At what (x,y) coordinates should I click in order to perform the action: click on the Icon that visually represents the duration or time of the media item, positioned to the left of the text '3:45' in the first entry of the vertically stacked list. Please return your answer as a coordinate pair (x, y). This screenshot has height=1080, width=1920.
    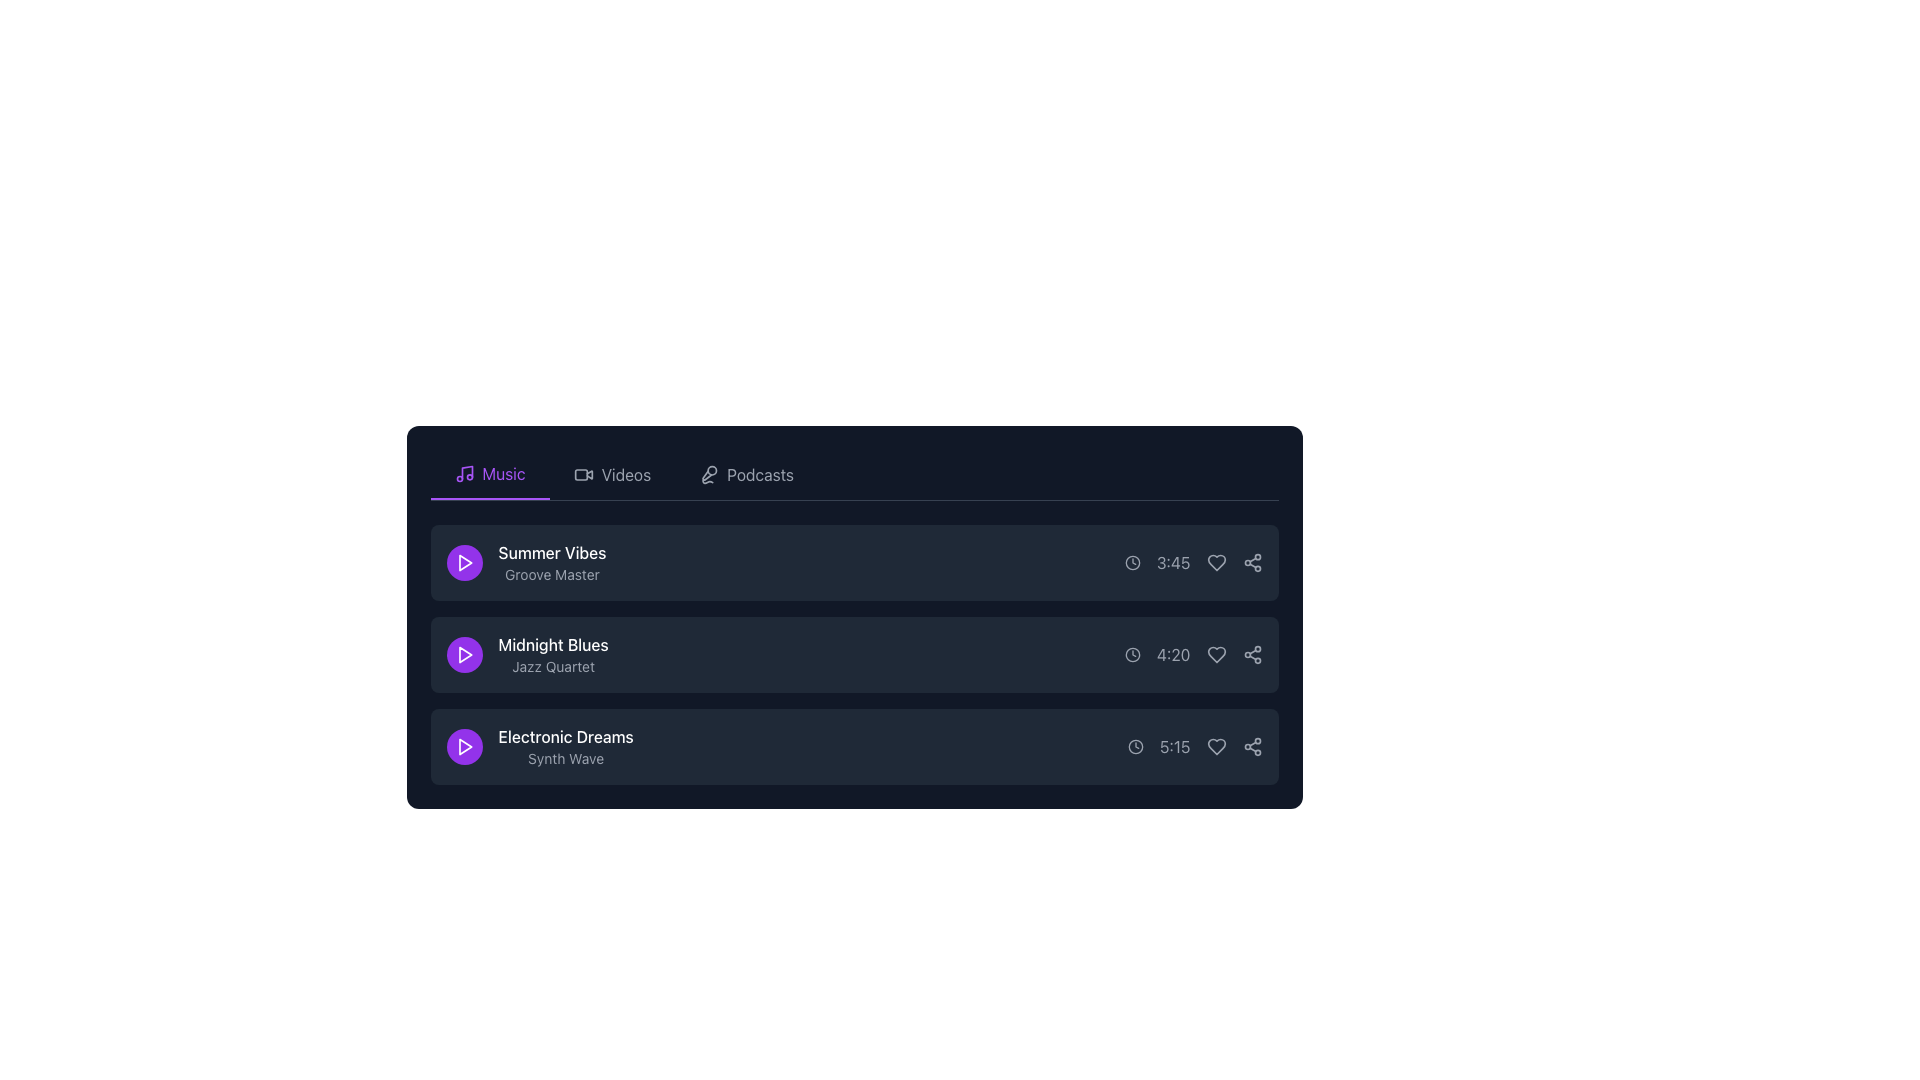
    Looking at the image, I should click on (1132, 563).